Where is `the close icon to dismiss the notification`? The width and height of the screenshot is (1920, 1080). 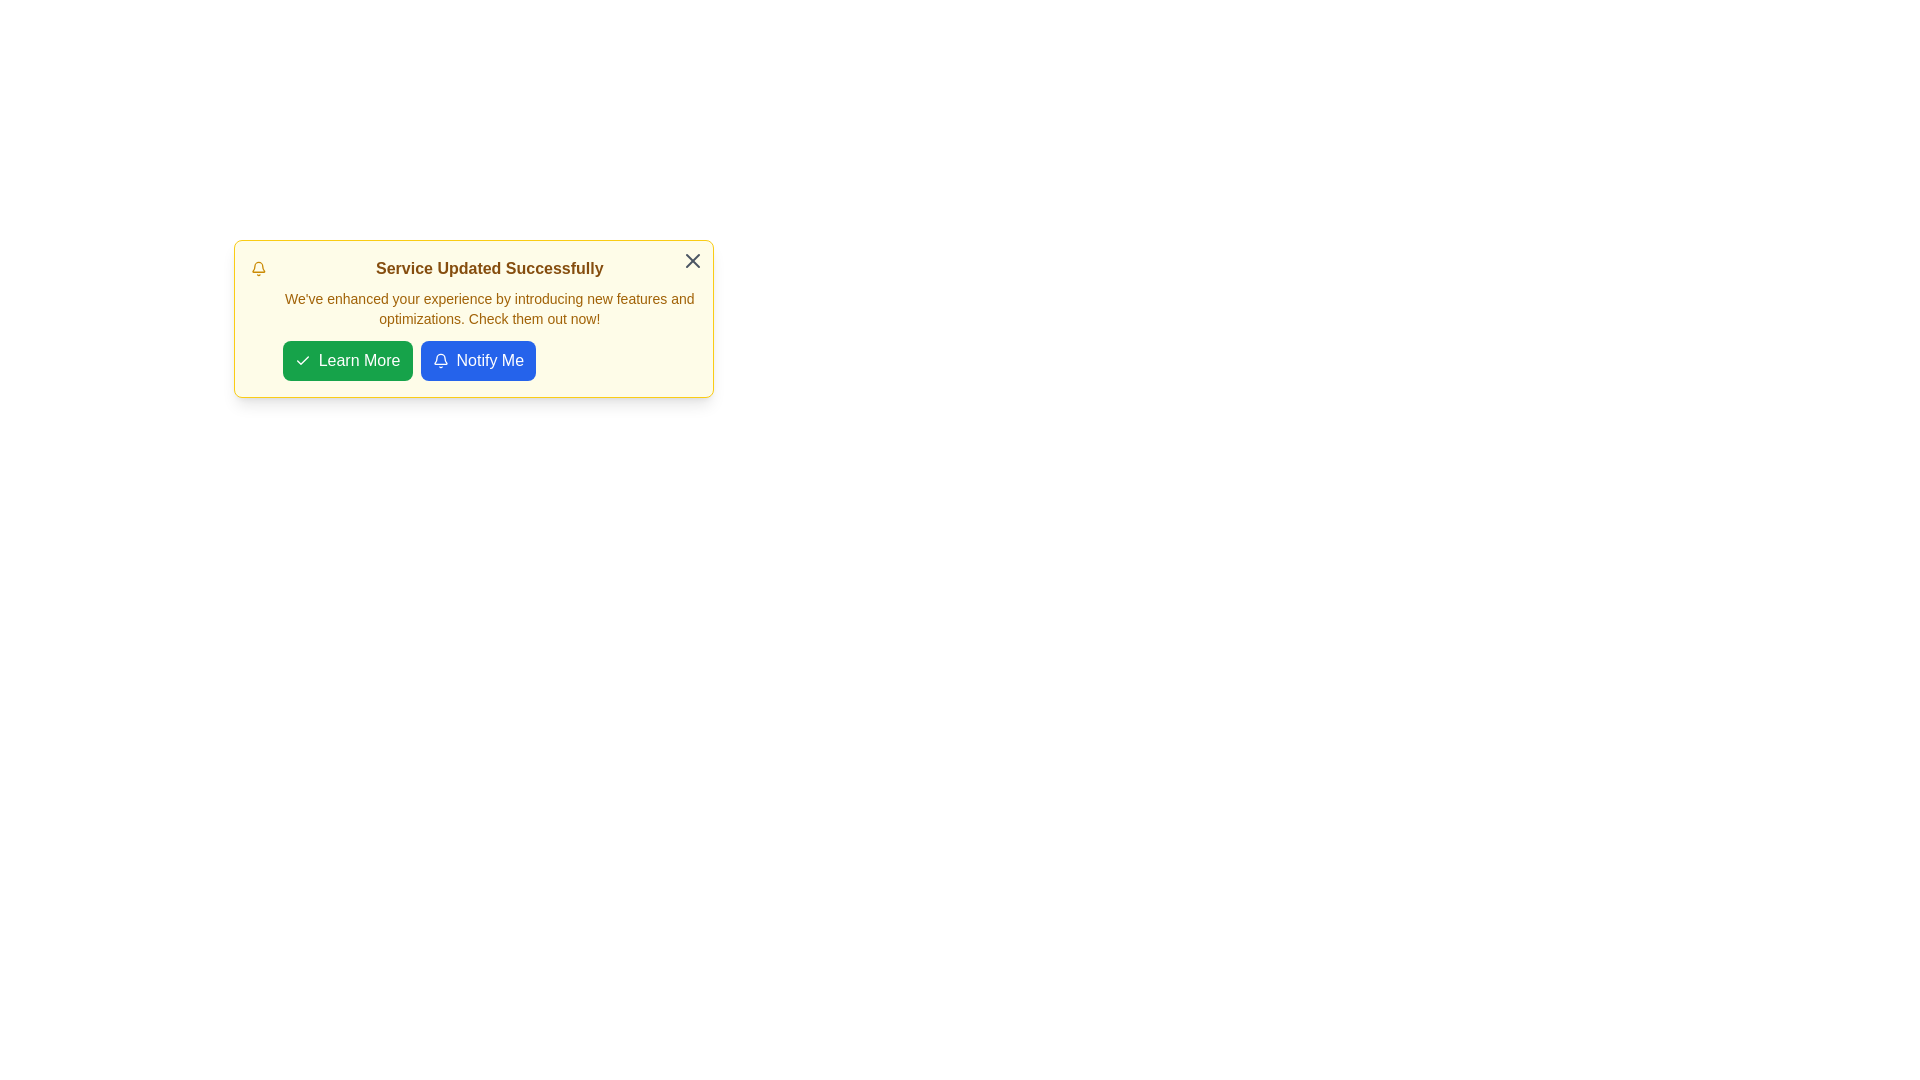 the close icon to dismiss the notification is located at coordinates (692, 260).